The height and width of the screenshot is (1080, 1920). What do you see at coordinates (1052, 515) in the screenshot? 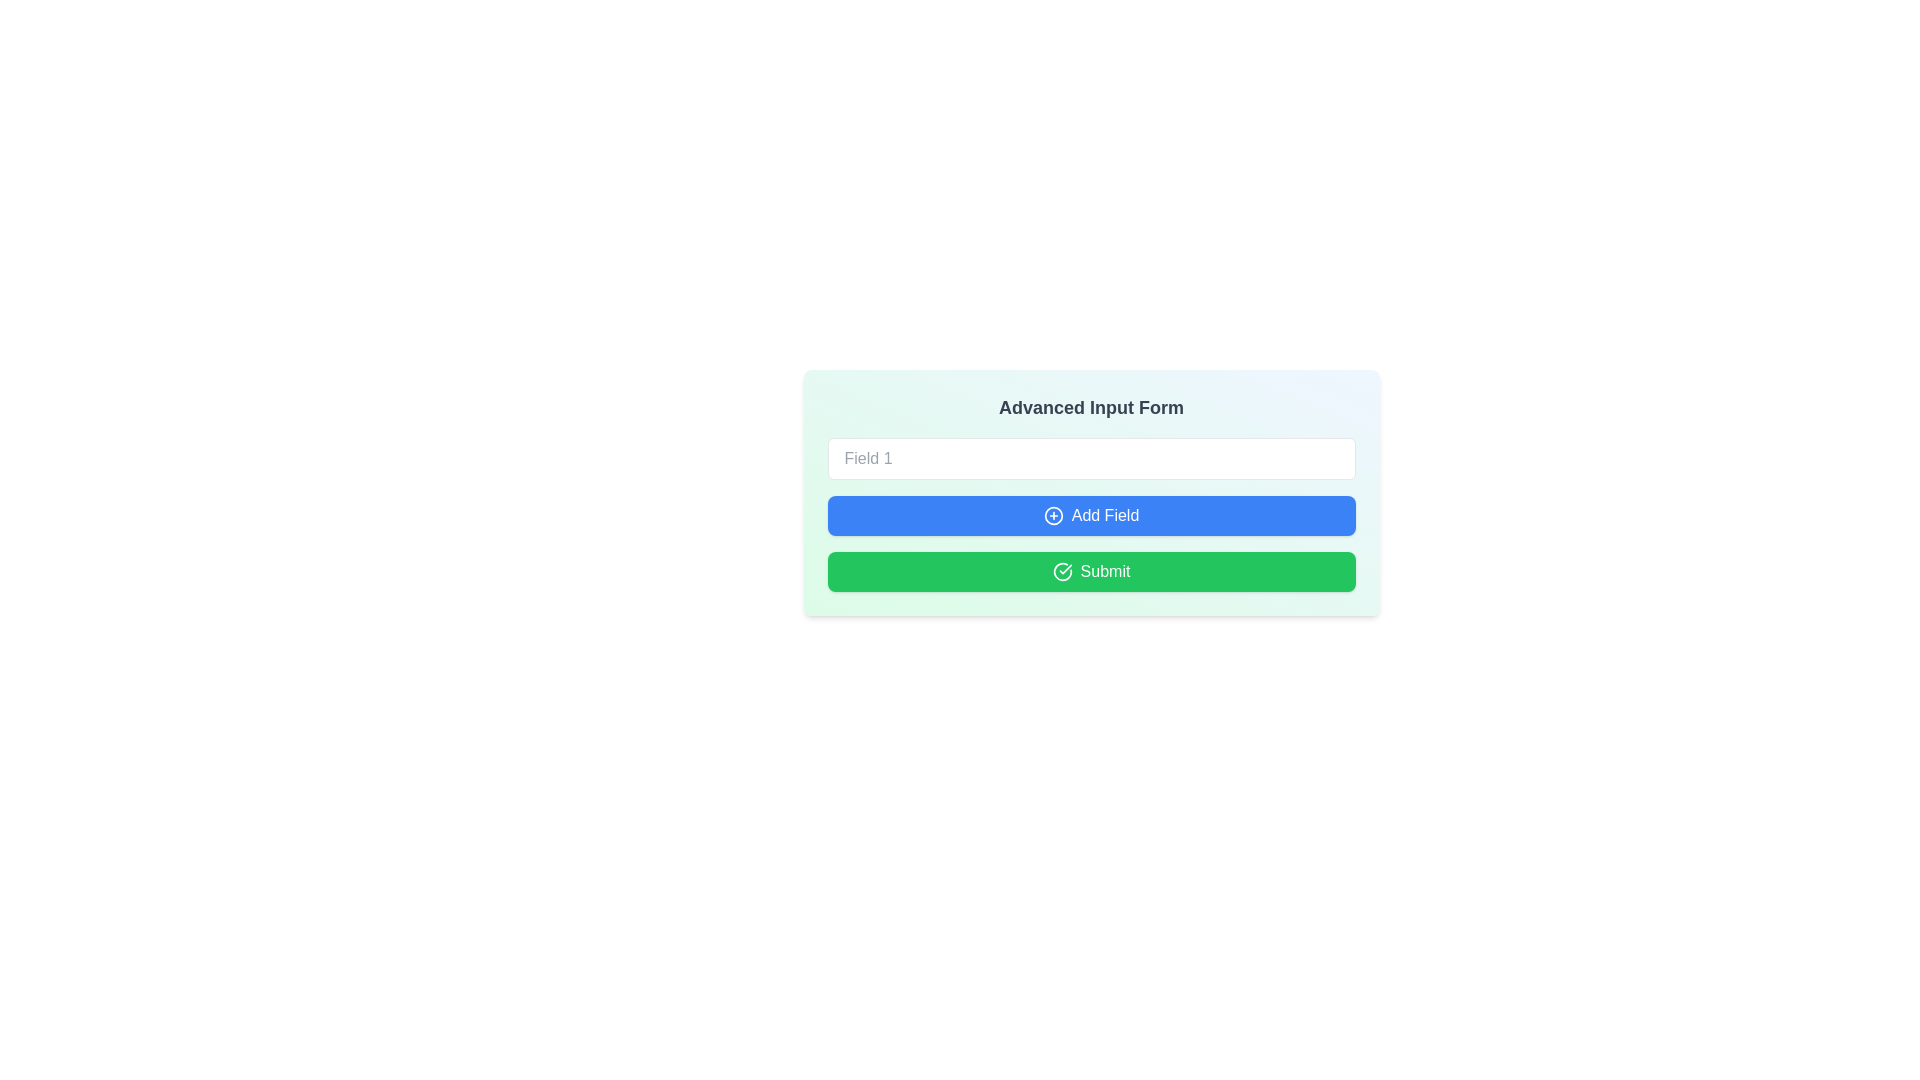
I see `the icon that signifies the action of adding a field, which is positioned to the left of the 'Add Field' button` at bounding box center [1052, 515].